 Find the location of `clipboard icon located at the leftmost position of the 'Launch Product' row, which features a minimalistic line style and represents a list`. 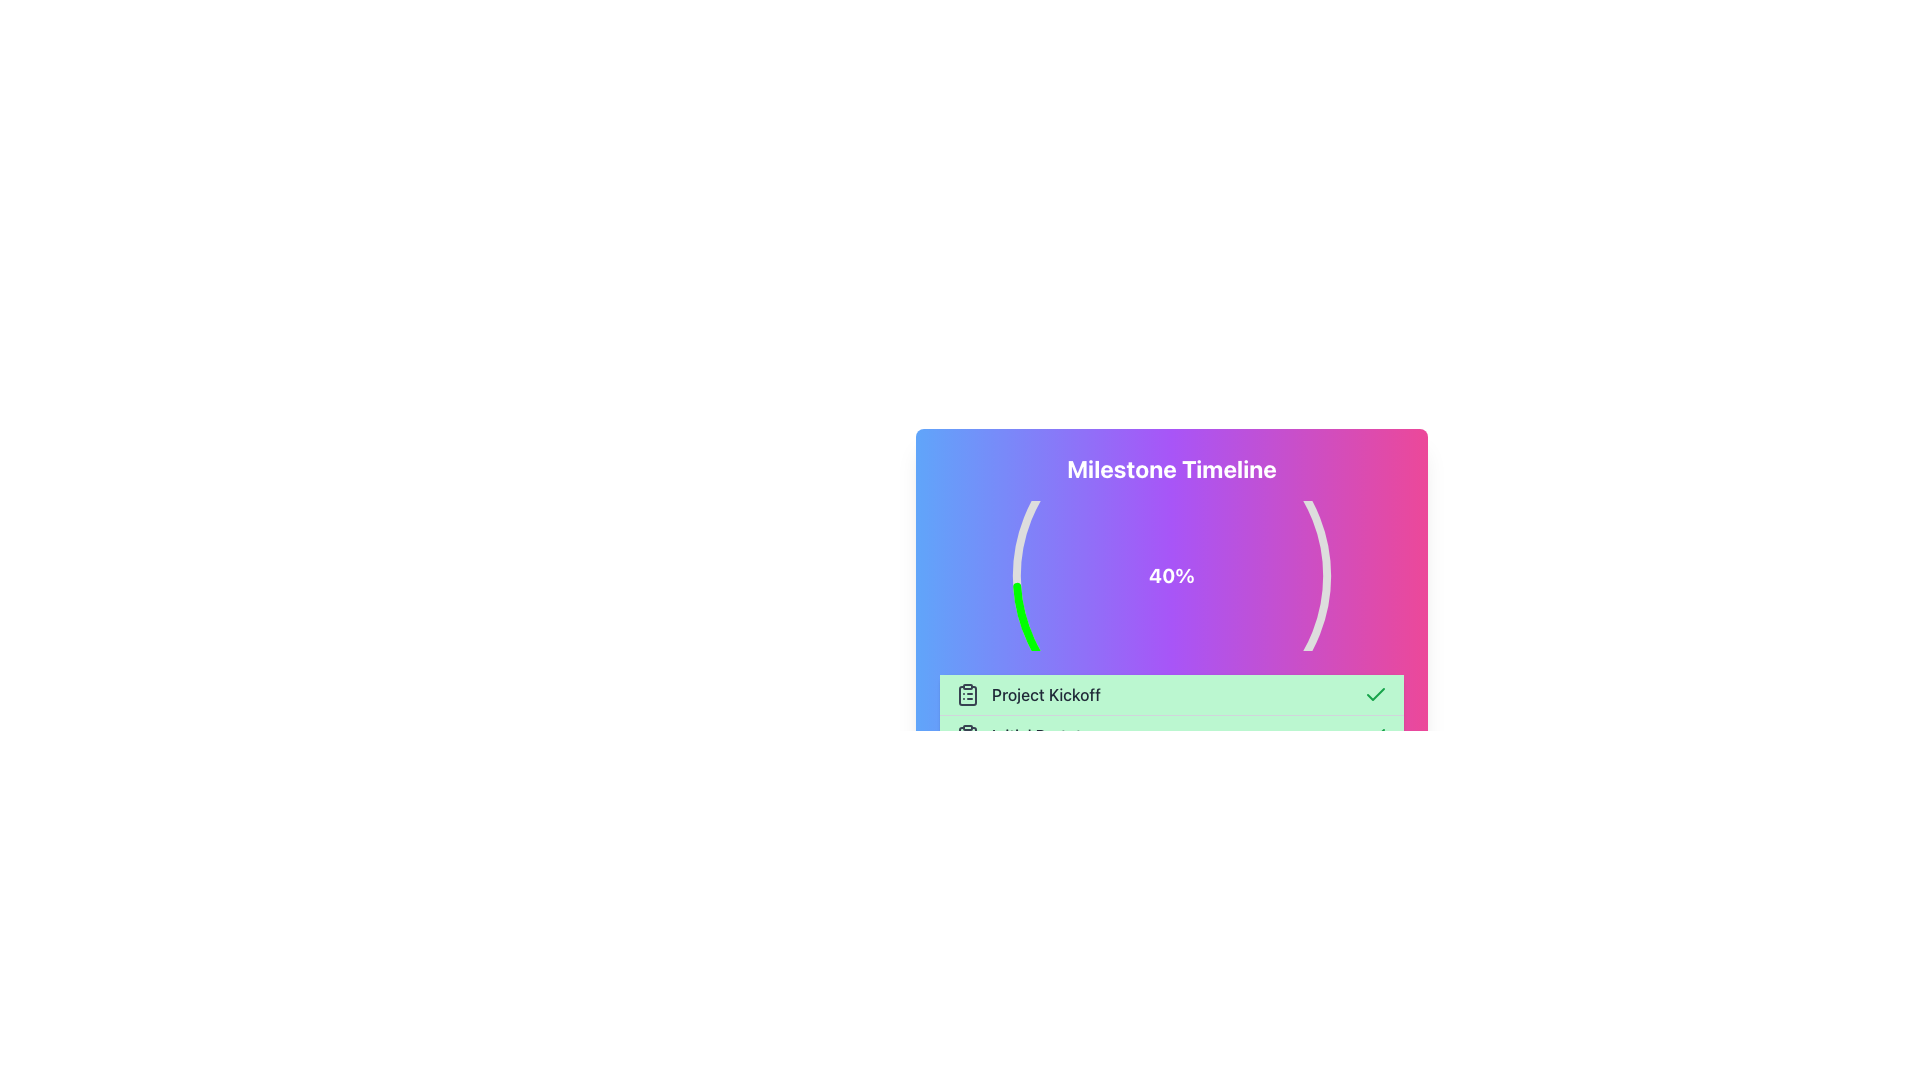

clipboard icon located at the leftmost position of the 'Launch Product' row, which features a minimalistic line style and represents a list is located at coordinates (968, 817).